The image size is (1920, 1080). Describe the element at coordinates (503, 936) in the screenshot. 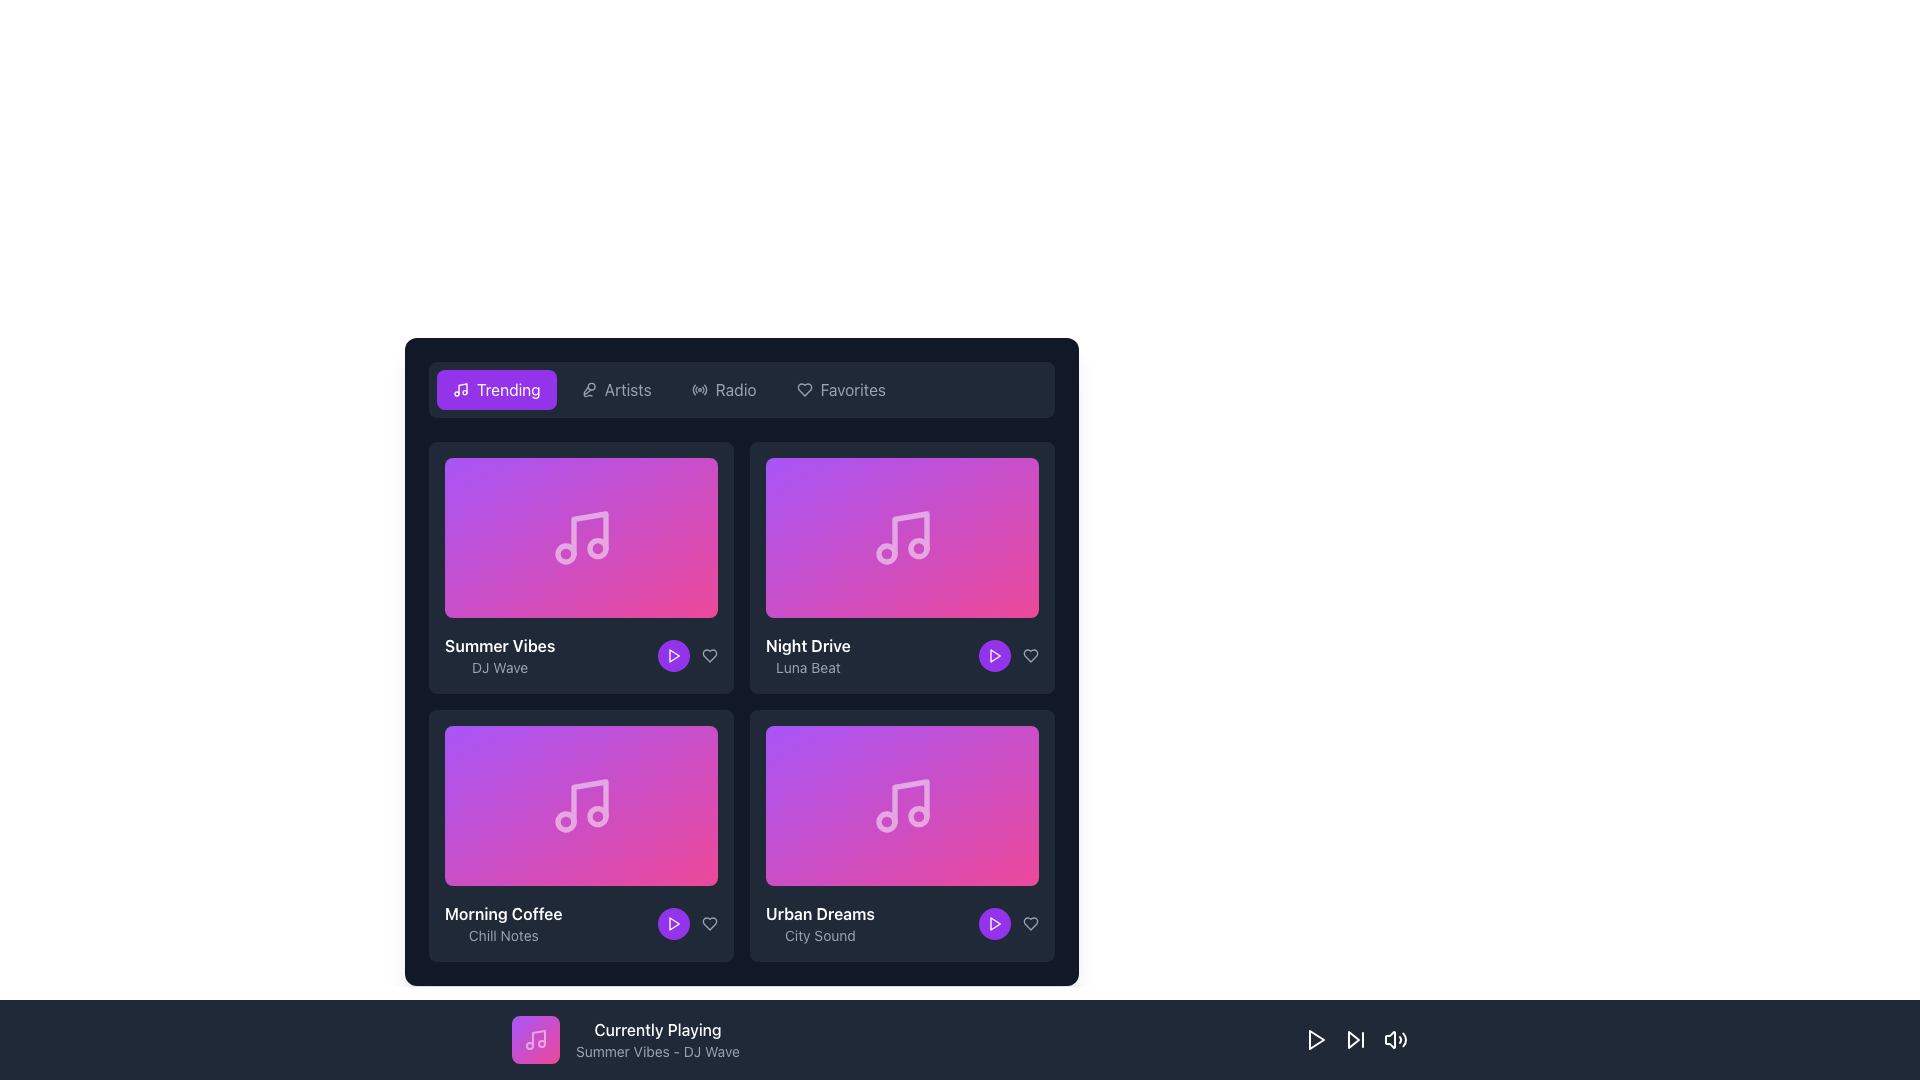

I see `the text label displaying 'Chill Notes' in light gray, located beneath the 'Morning Coffee' label in the bottom-left quadrant of the main grid interface` at that location.